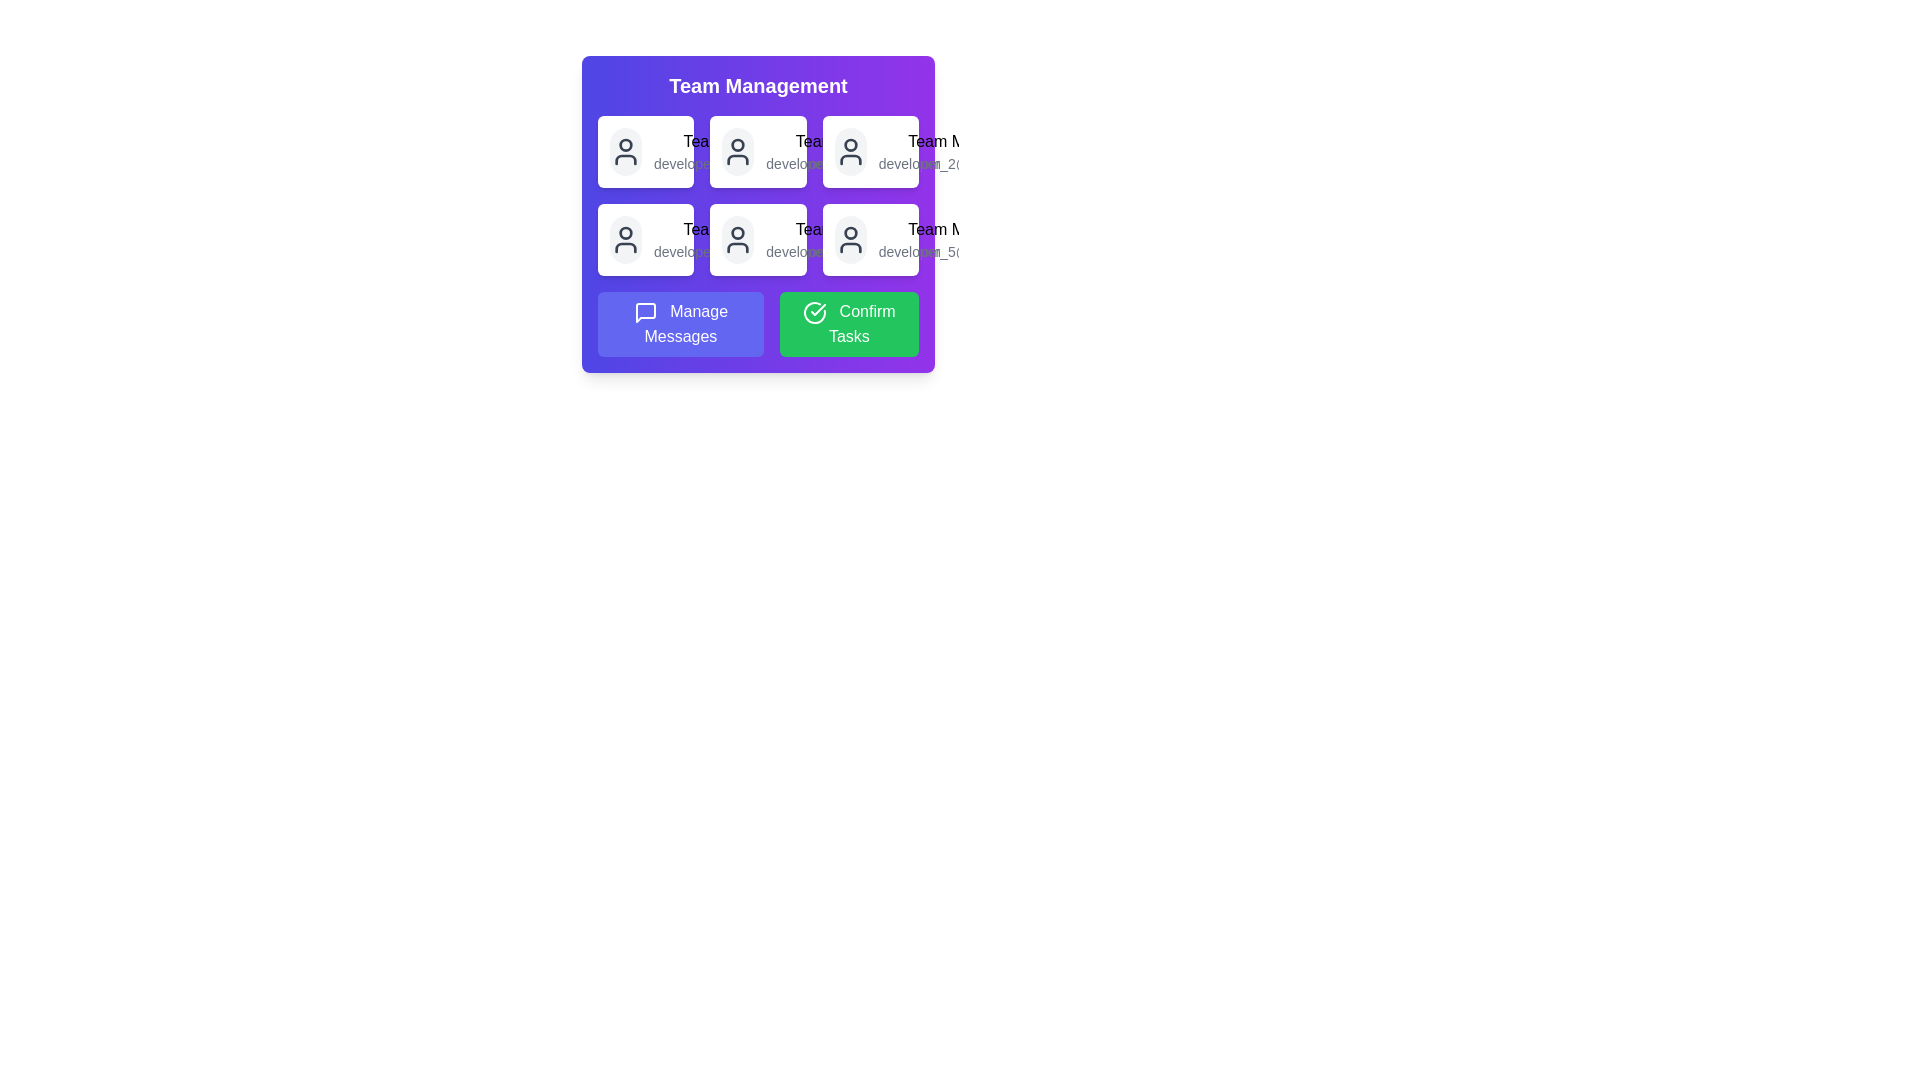 This screenshot has width=1920, height=1080. What do you see at coordinates (757, 214) in the screenshot?
I see `the user information card` at bounding box center [757, 214].